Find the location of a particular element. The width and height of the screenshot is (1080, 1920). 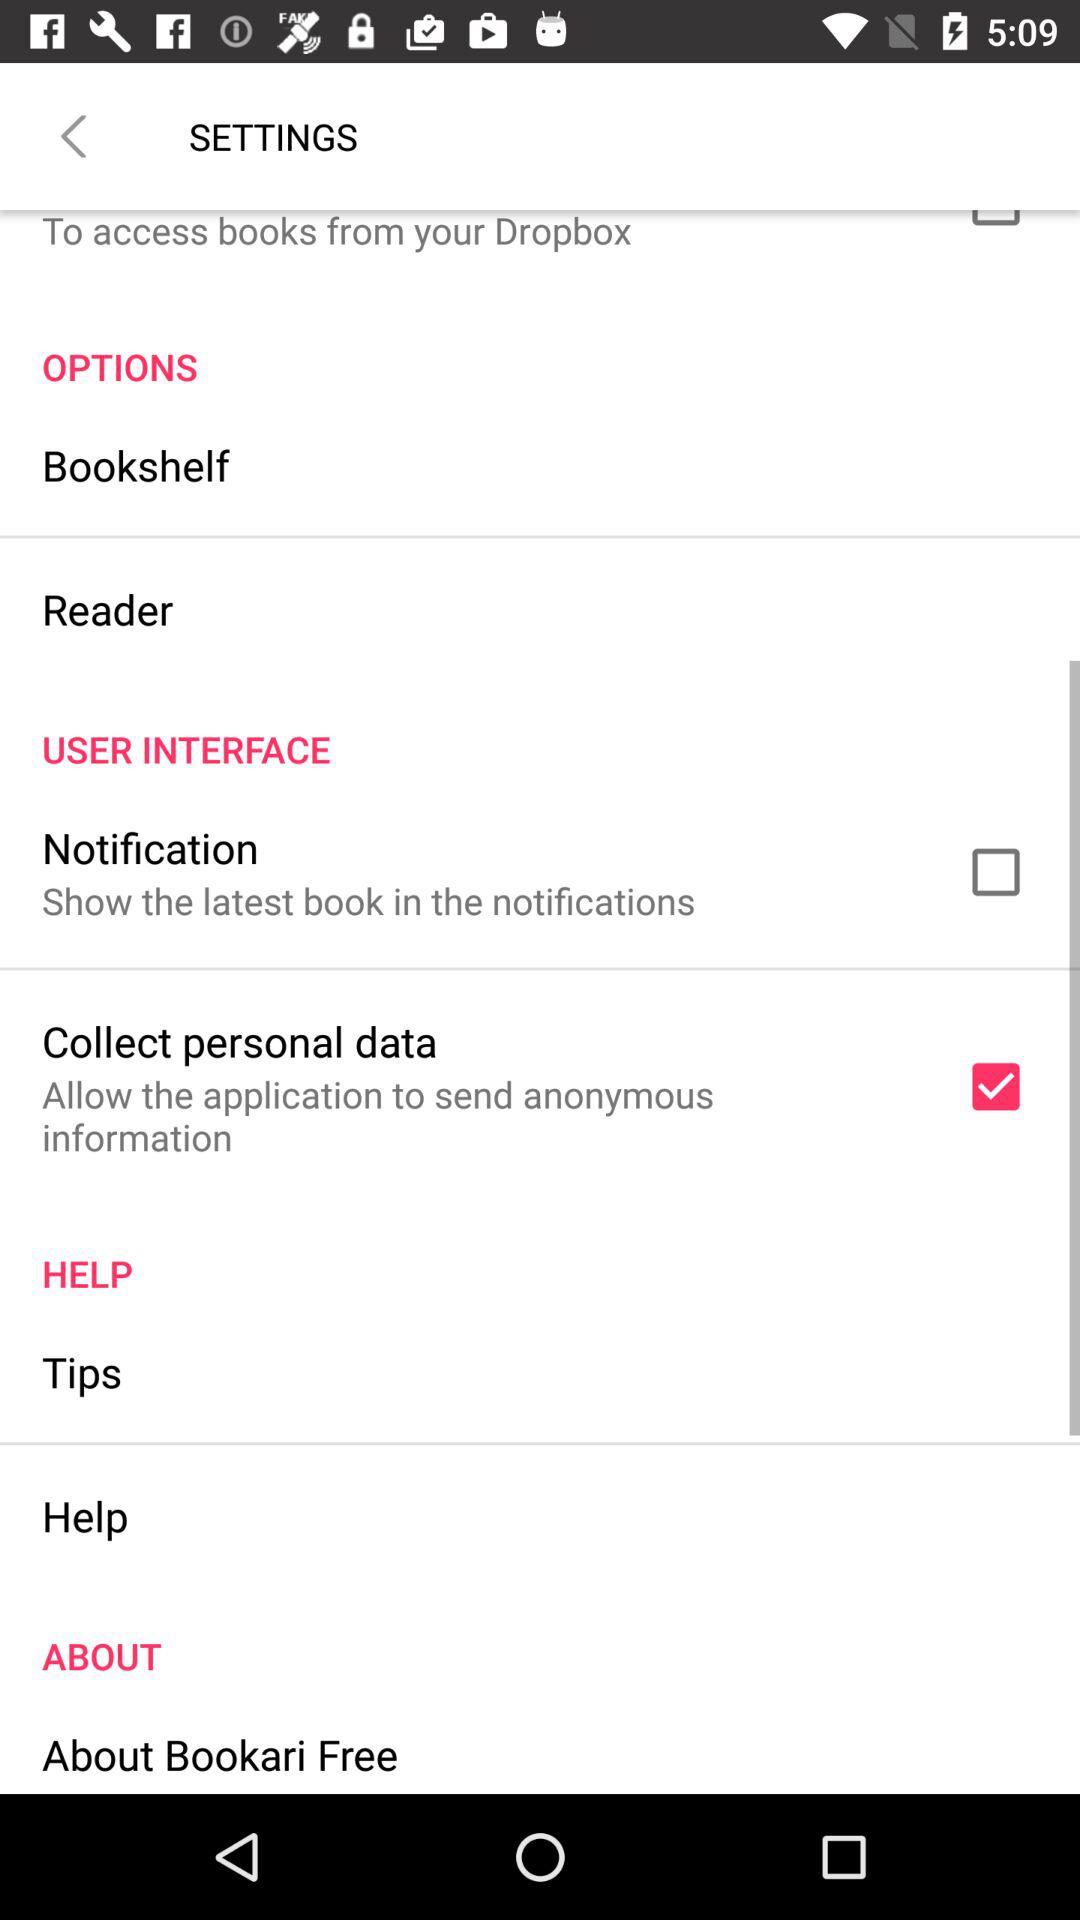

to access books icon is located at coordinates (335, 232).